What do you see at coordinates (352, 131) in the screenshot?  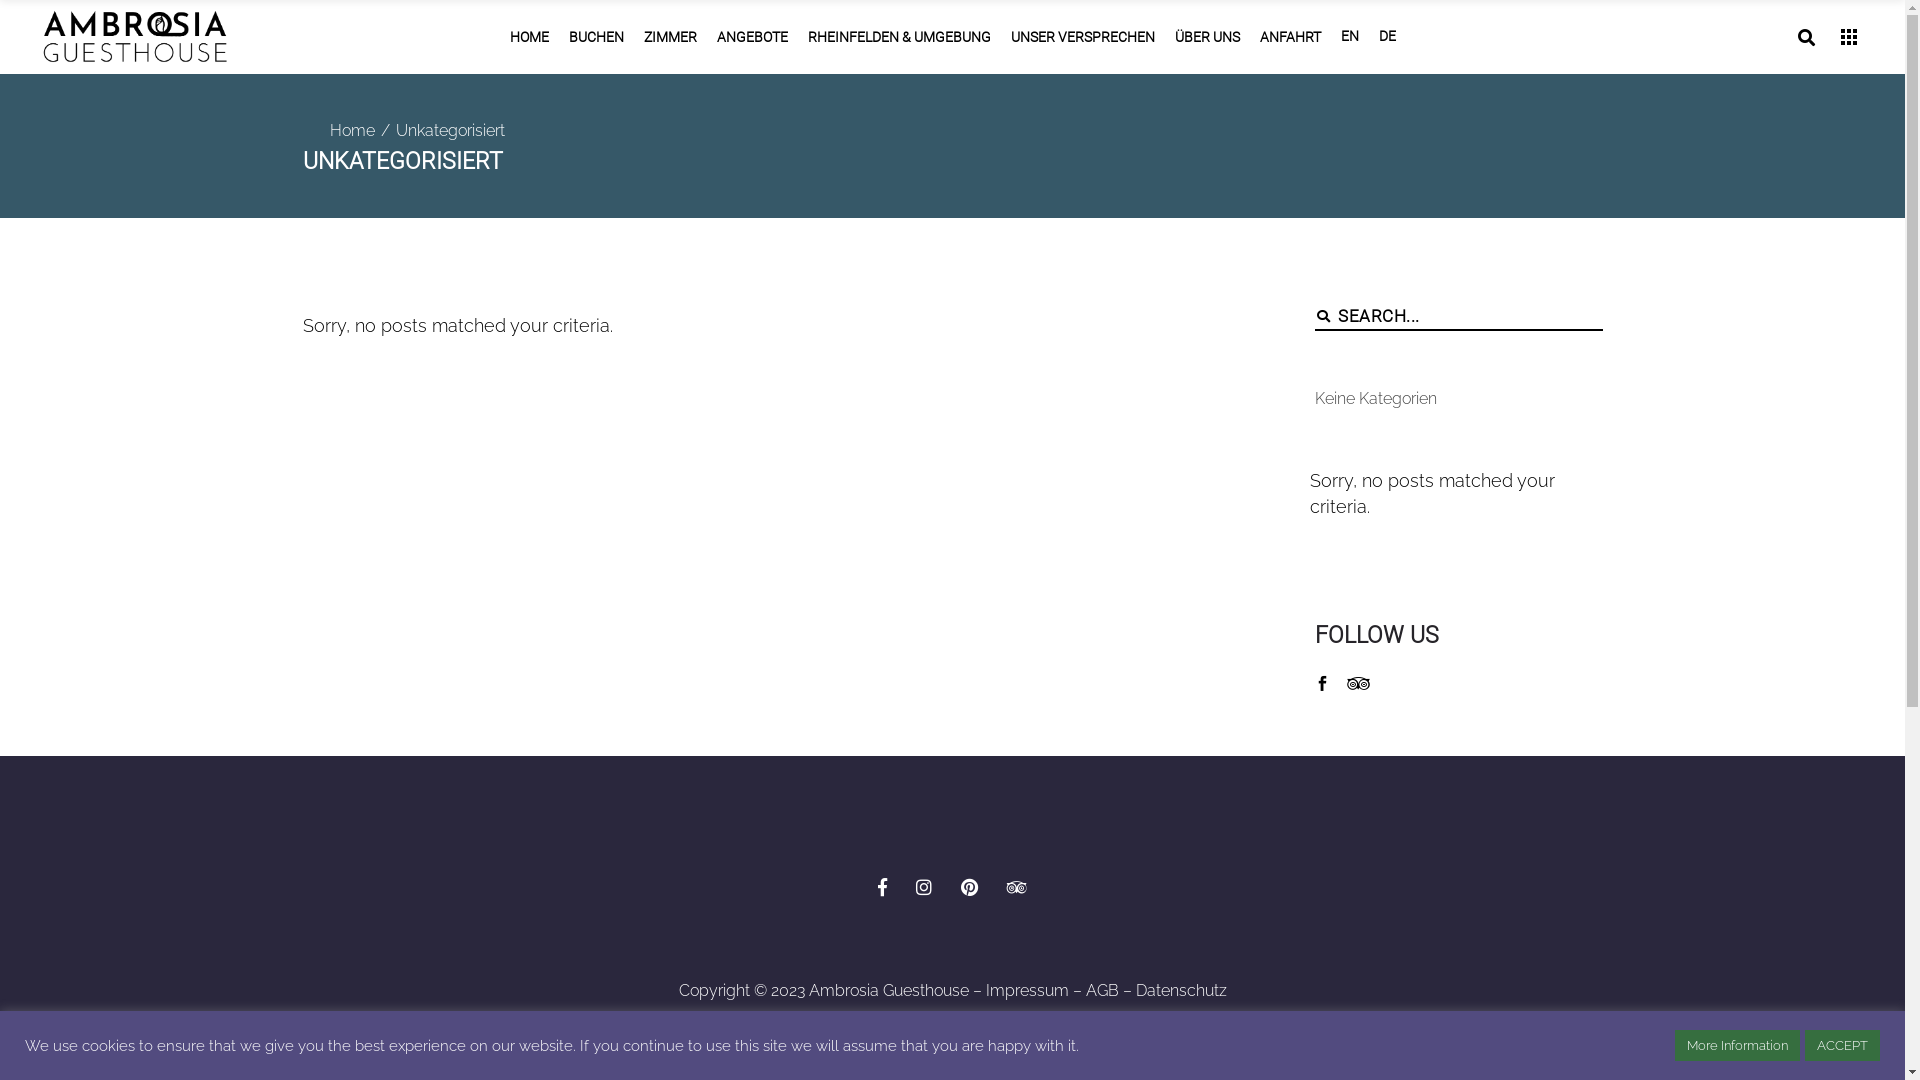 I see `'Home'` at bounding box center [352, 131].